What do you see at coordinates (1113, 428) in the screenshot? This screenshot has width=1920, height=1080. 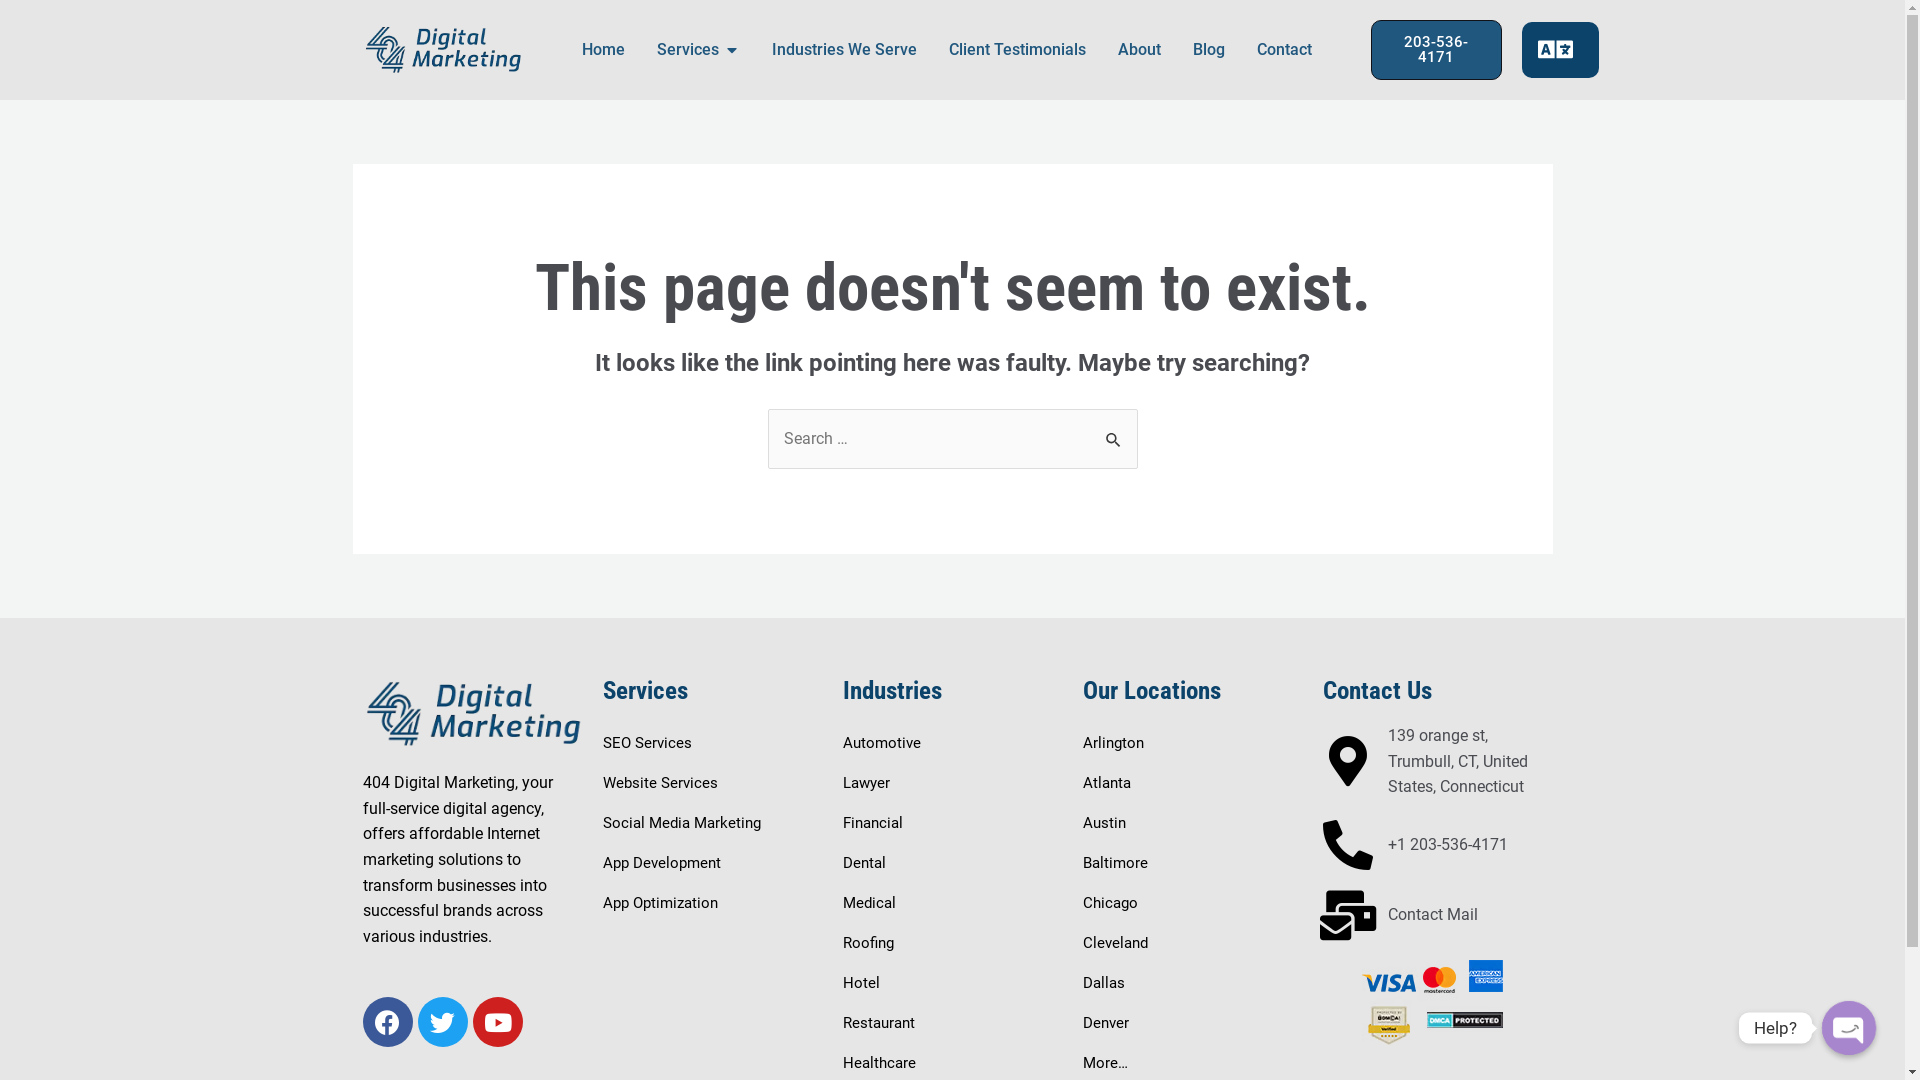 I see `'Search'` at bounding box center [1113, 428].